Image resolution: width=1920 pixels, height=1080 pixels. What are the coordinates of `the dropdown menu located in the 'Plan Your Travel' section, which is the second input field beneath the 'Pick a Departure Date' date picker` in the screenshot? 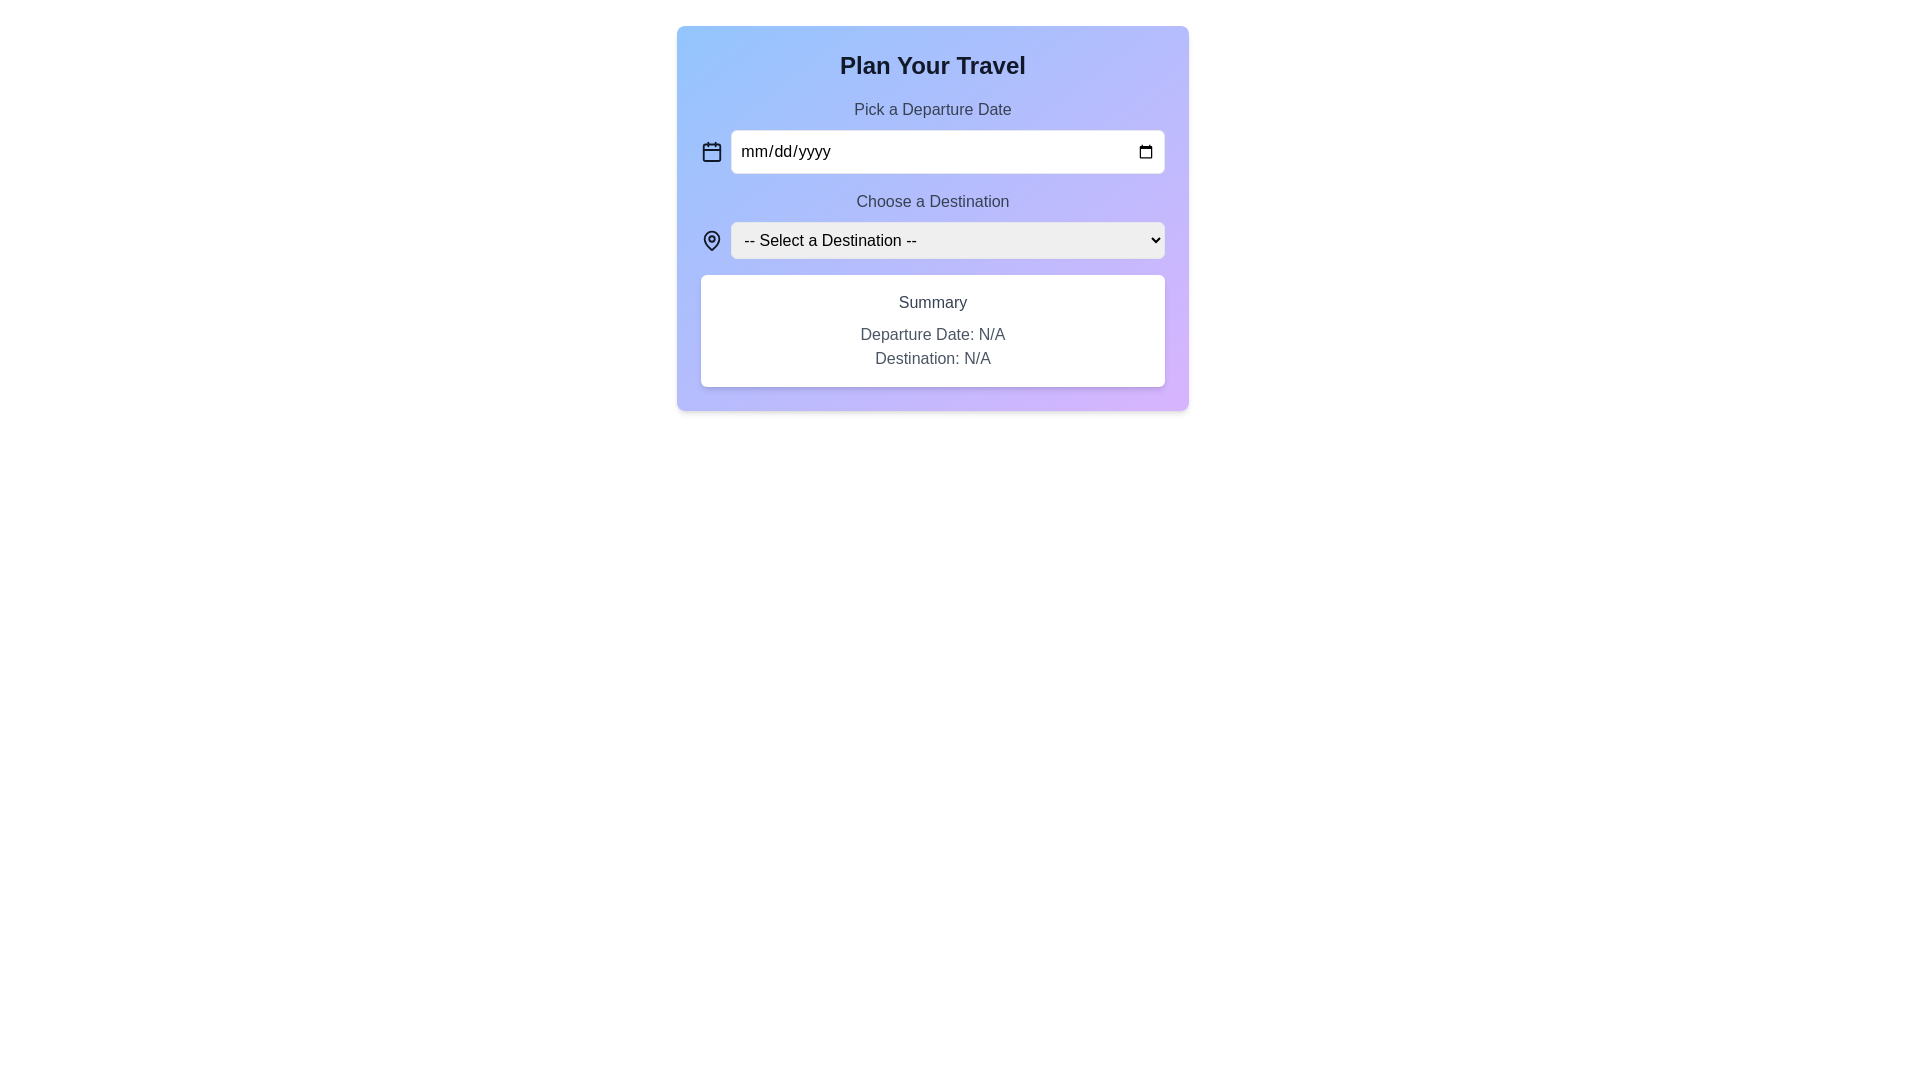 It's located at (931, 223).